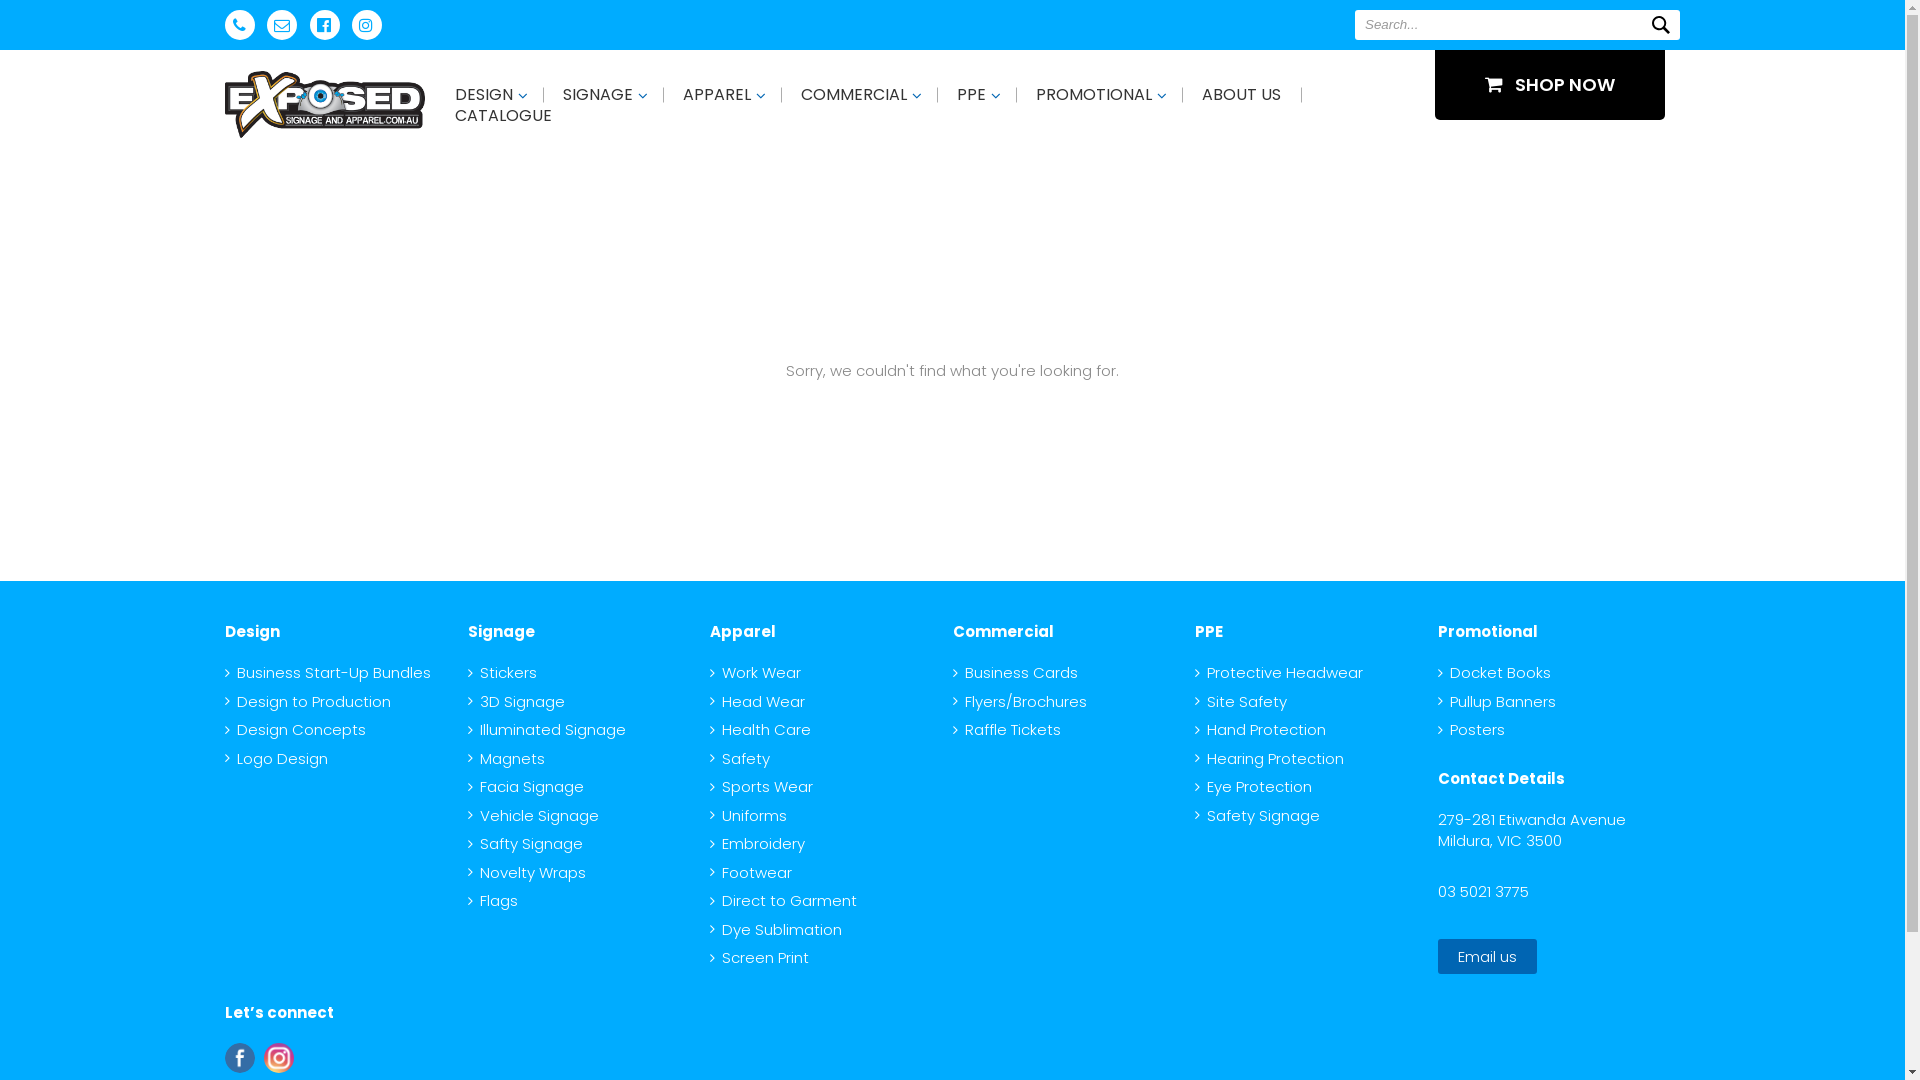  I want to click on 'Pullup Banners', so click(1497, 699).